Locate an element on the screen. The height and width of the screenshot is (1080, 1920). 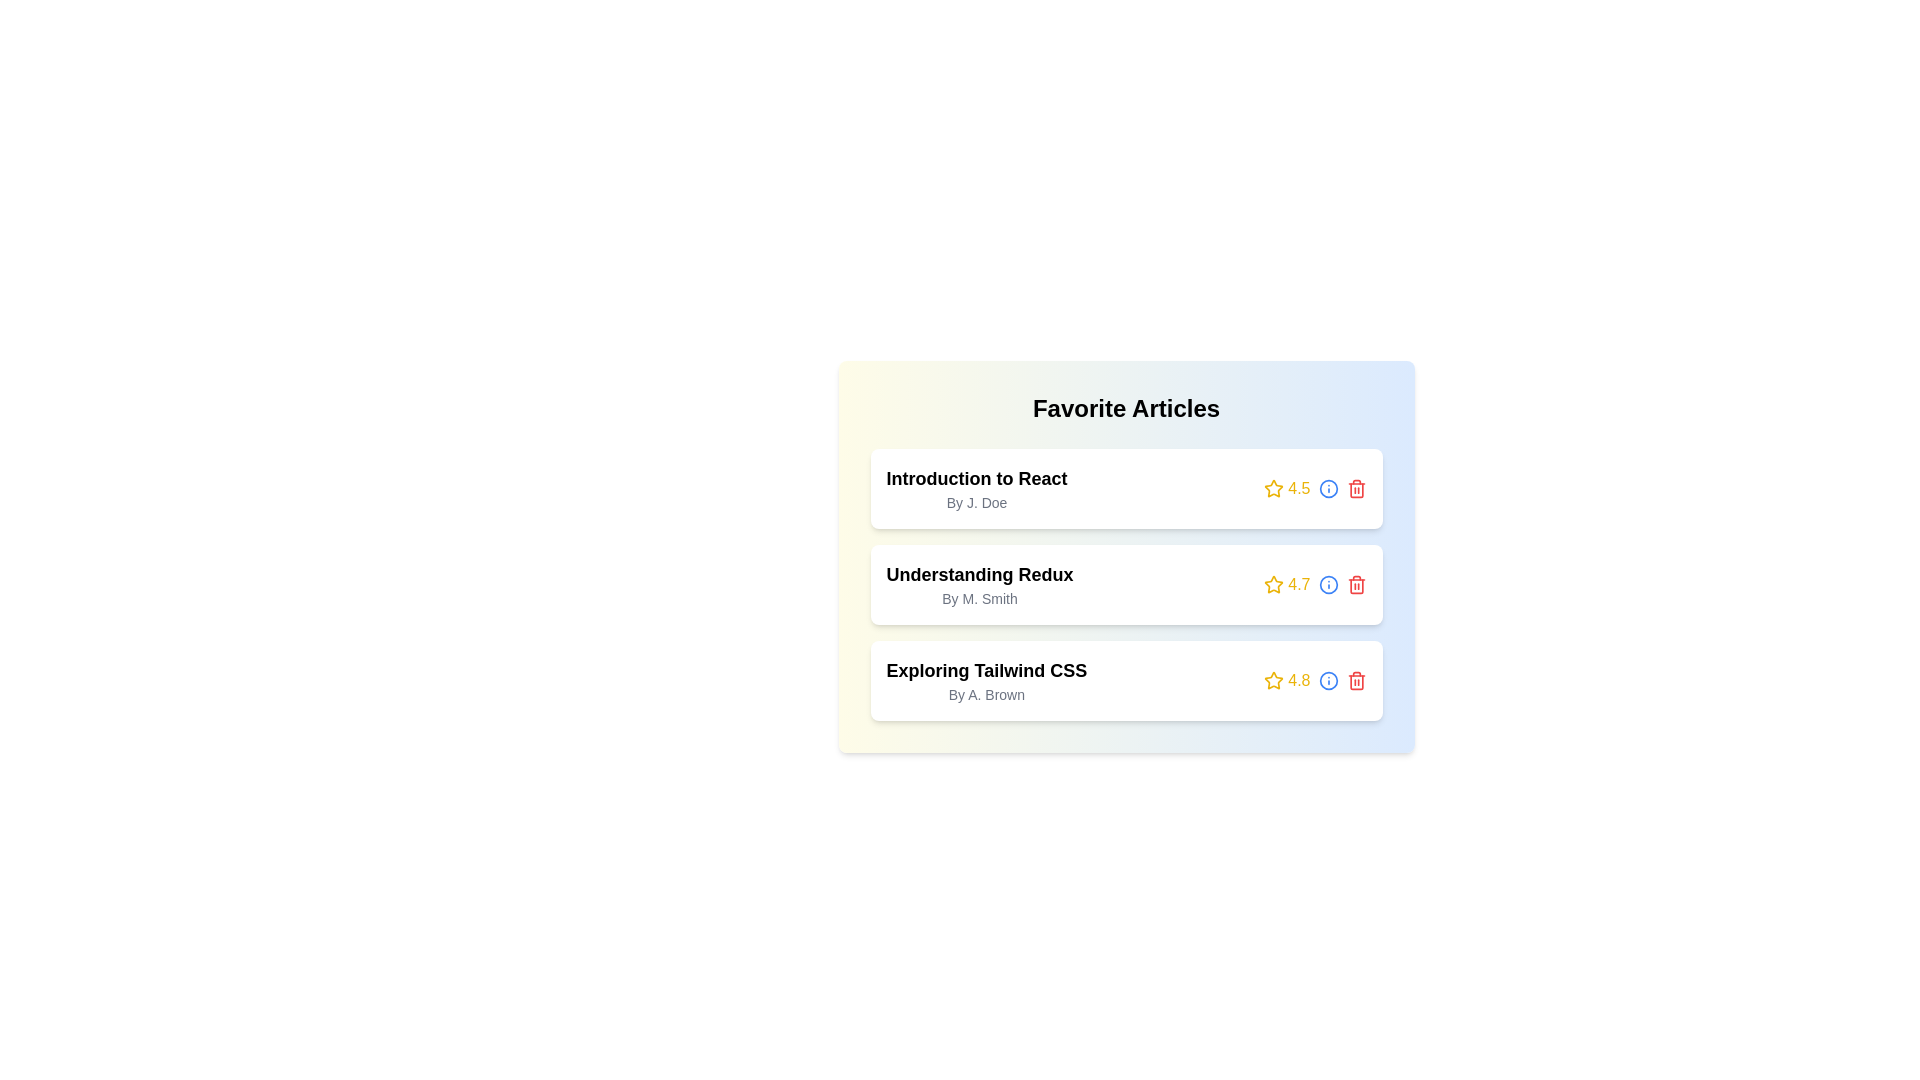
'trash' icon to remove the article titled 'Understanding Redux' is located at coordinates (1356, 585).